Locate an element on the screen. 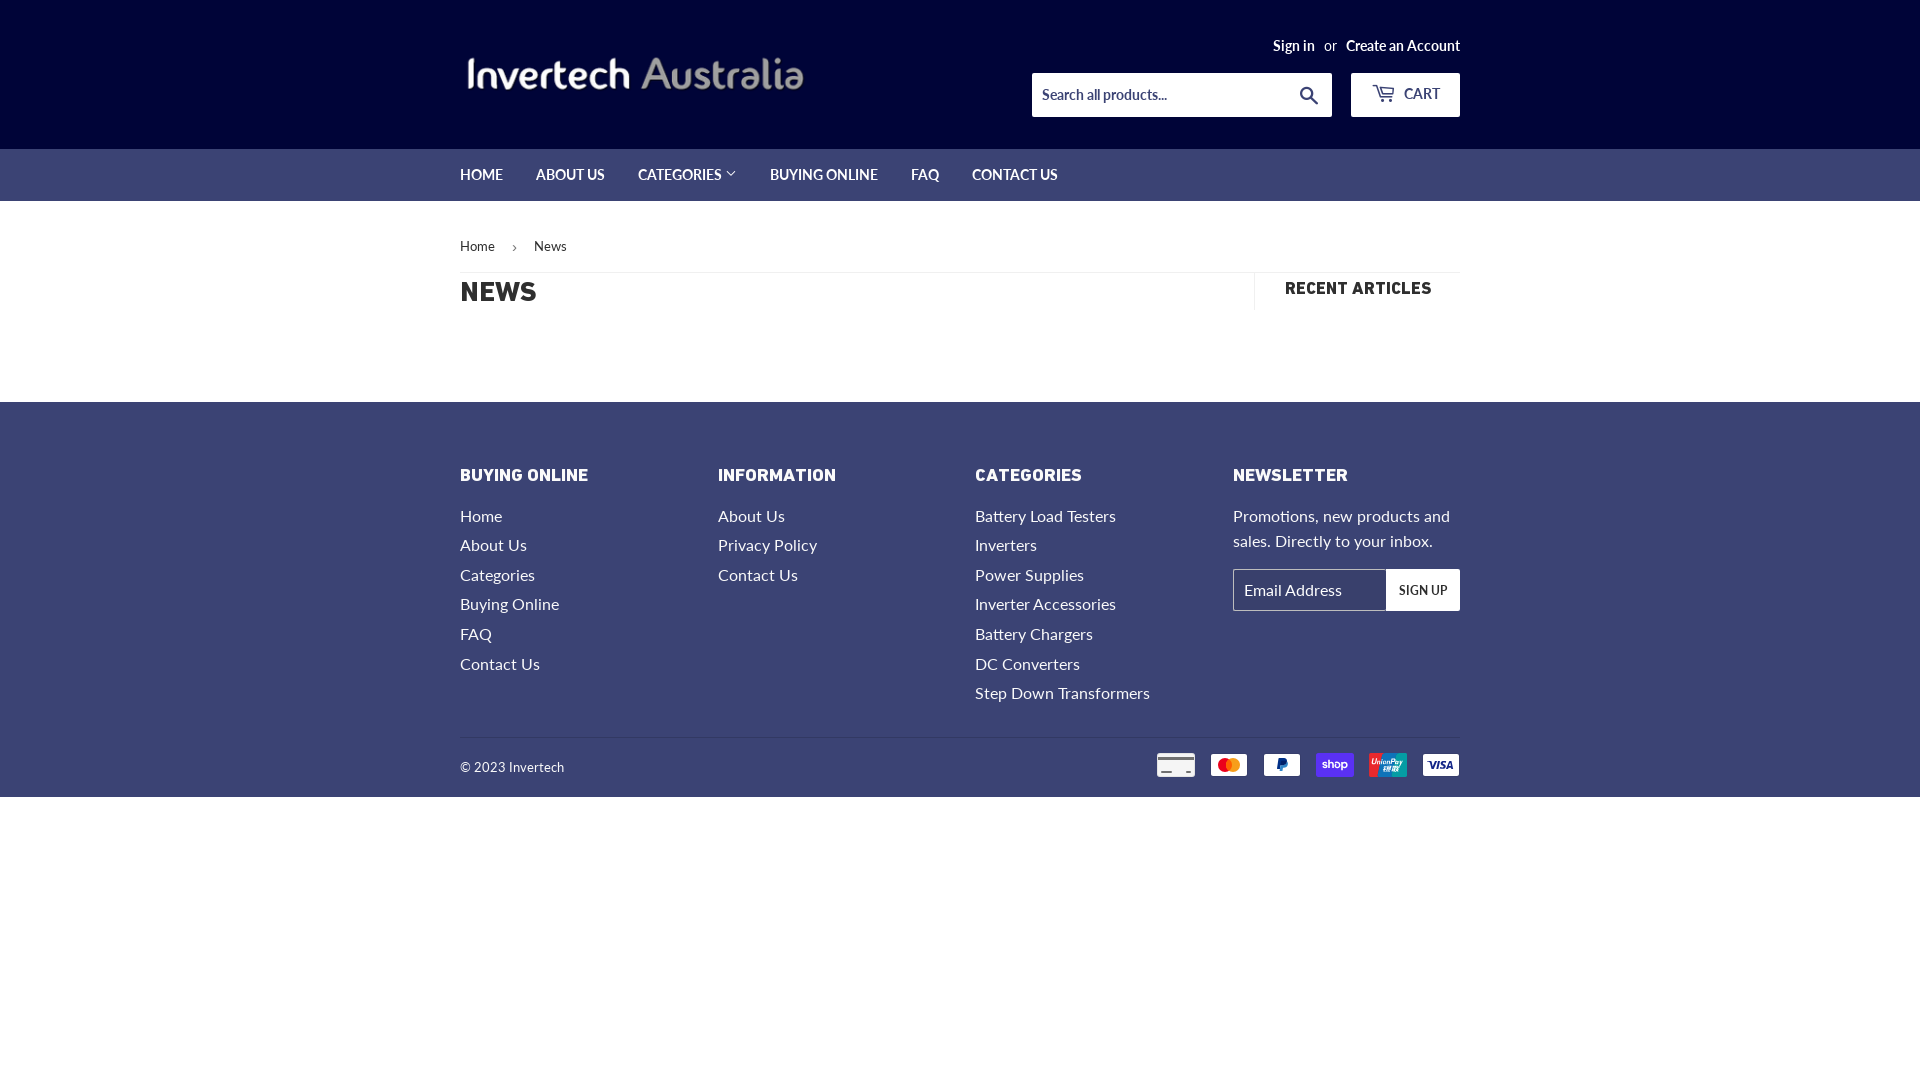 Image resolution: width=1920 pixels, height=1080 pixels. 'BUYING ONLINE' is located at coordinates (824, 173).